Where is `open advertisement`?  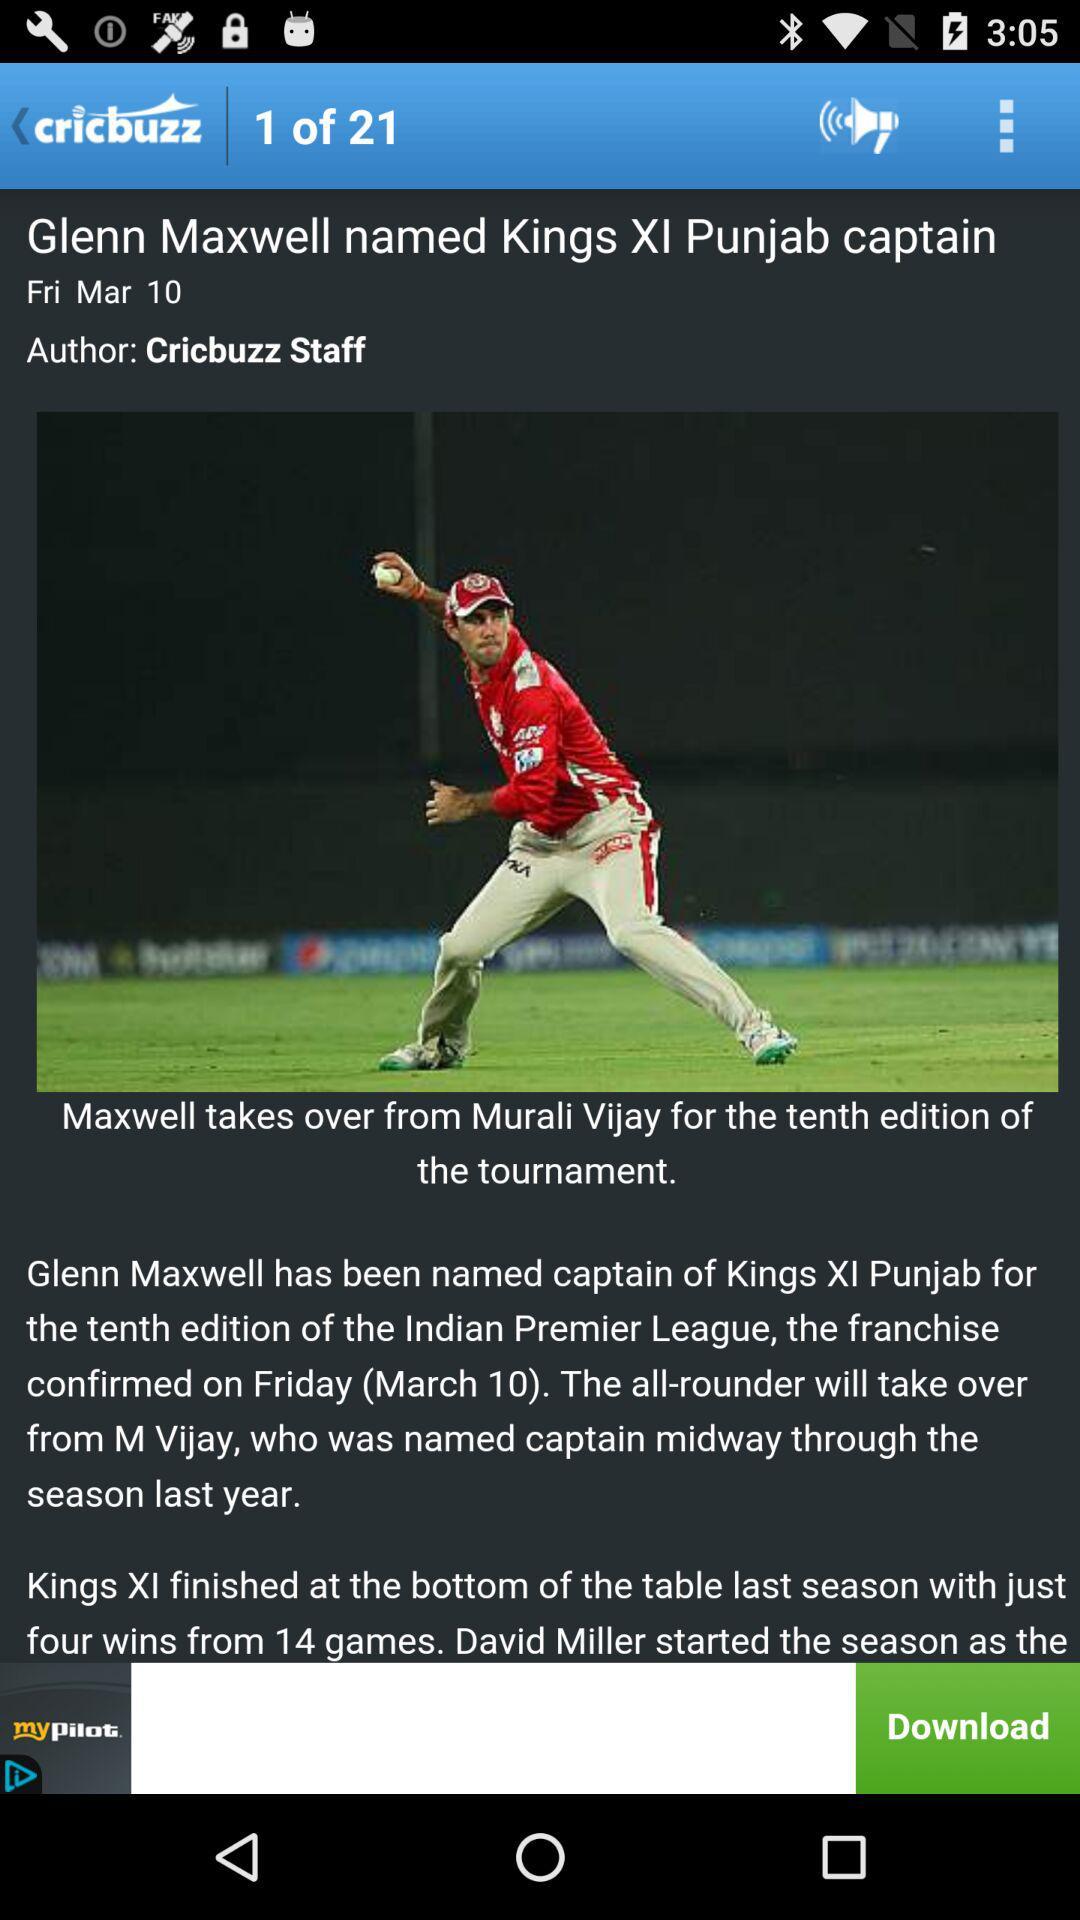 open advertisement is located at coordinates (540, 1727).